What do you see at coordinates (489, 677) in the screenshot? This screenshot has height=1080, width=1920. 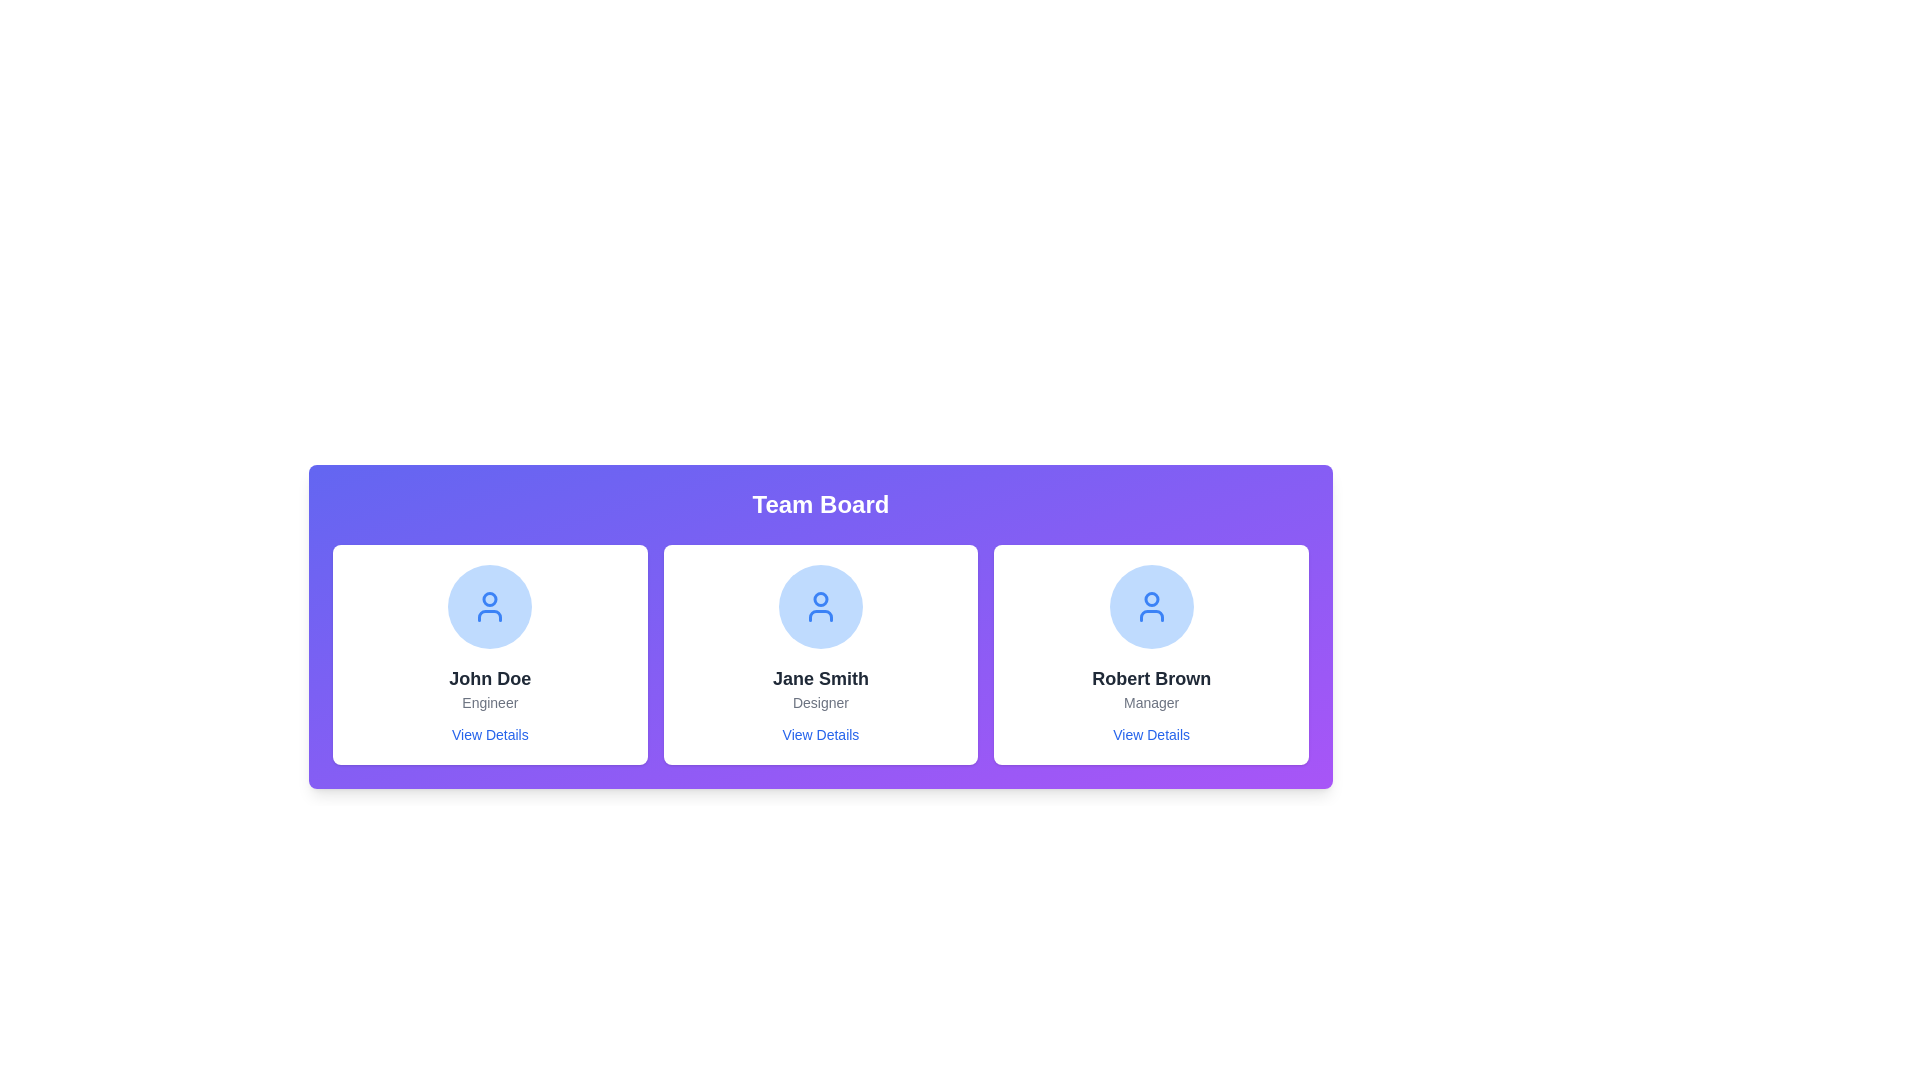 I see `the text label displaying the individual's name, which is located directly below the avatar icon in the first card of the horizontally aligned set of cards` at bounding box center [489, 677].